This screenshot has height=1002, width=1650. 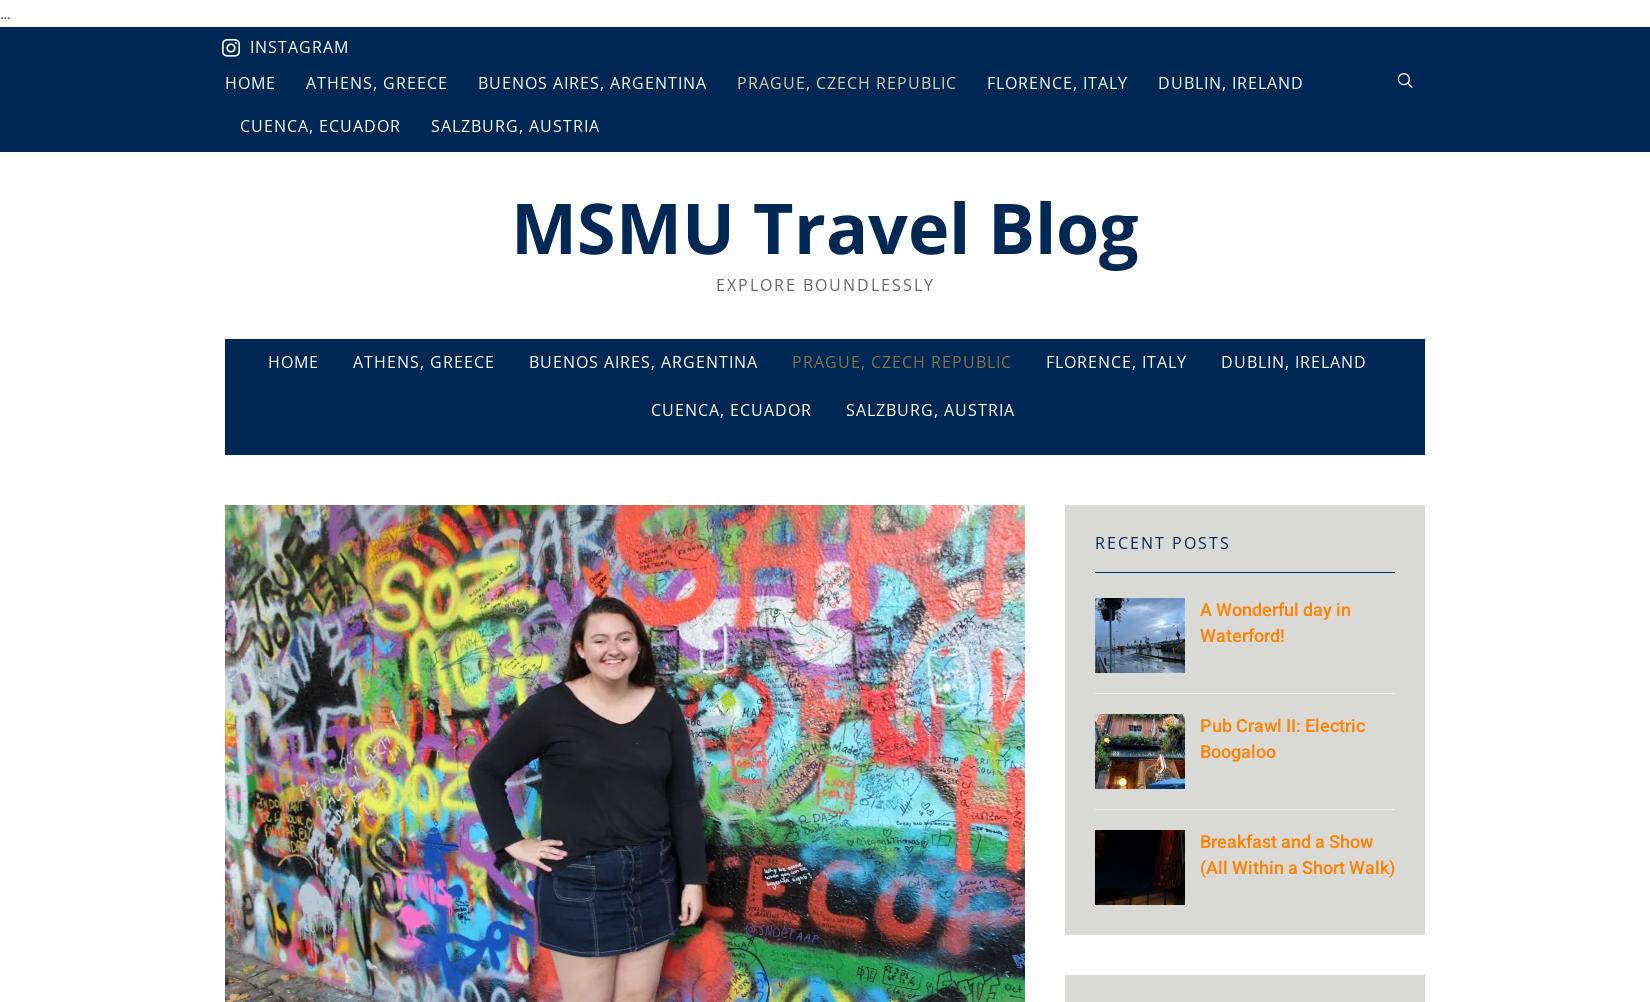 I want to click on 'Dublin, Ireland', so click(x=1292, y=362).